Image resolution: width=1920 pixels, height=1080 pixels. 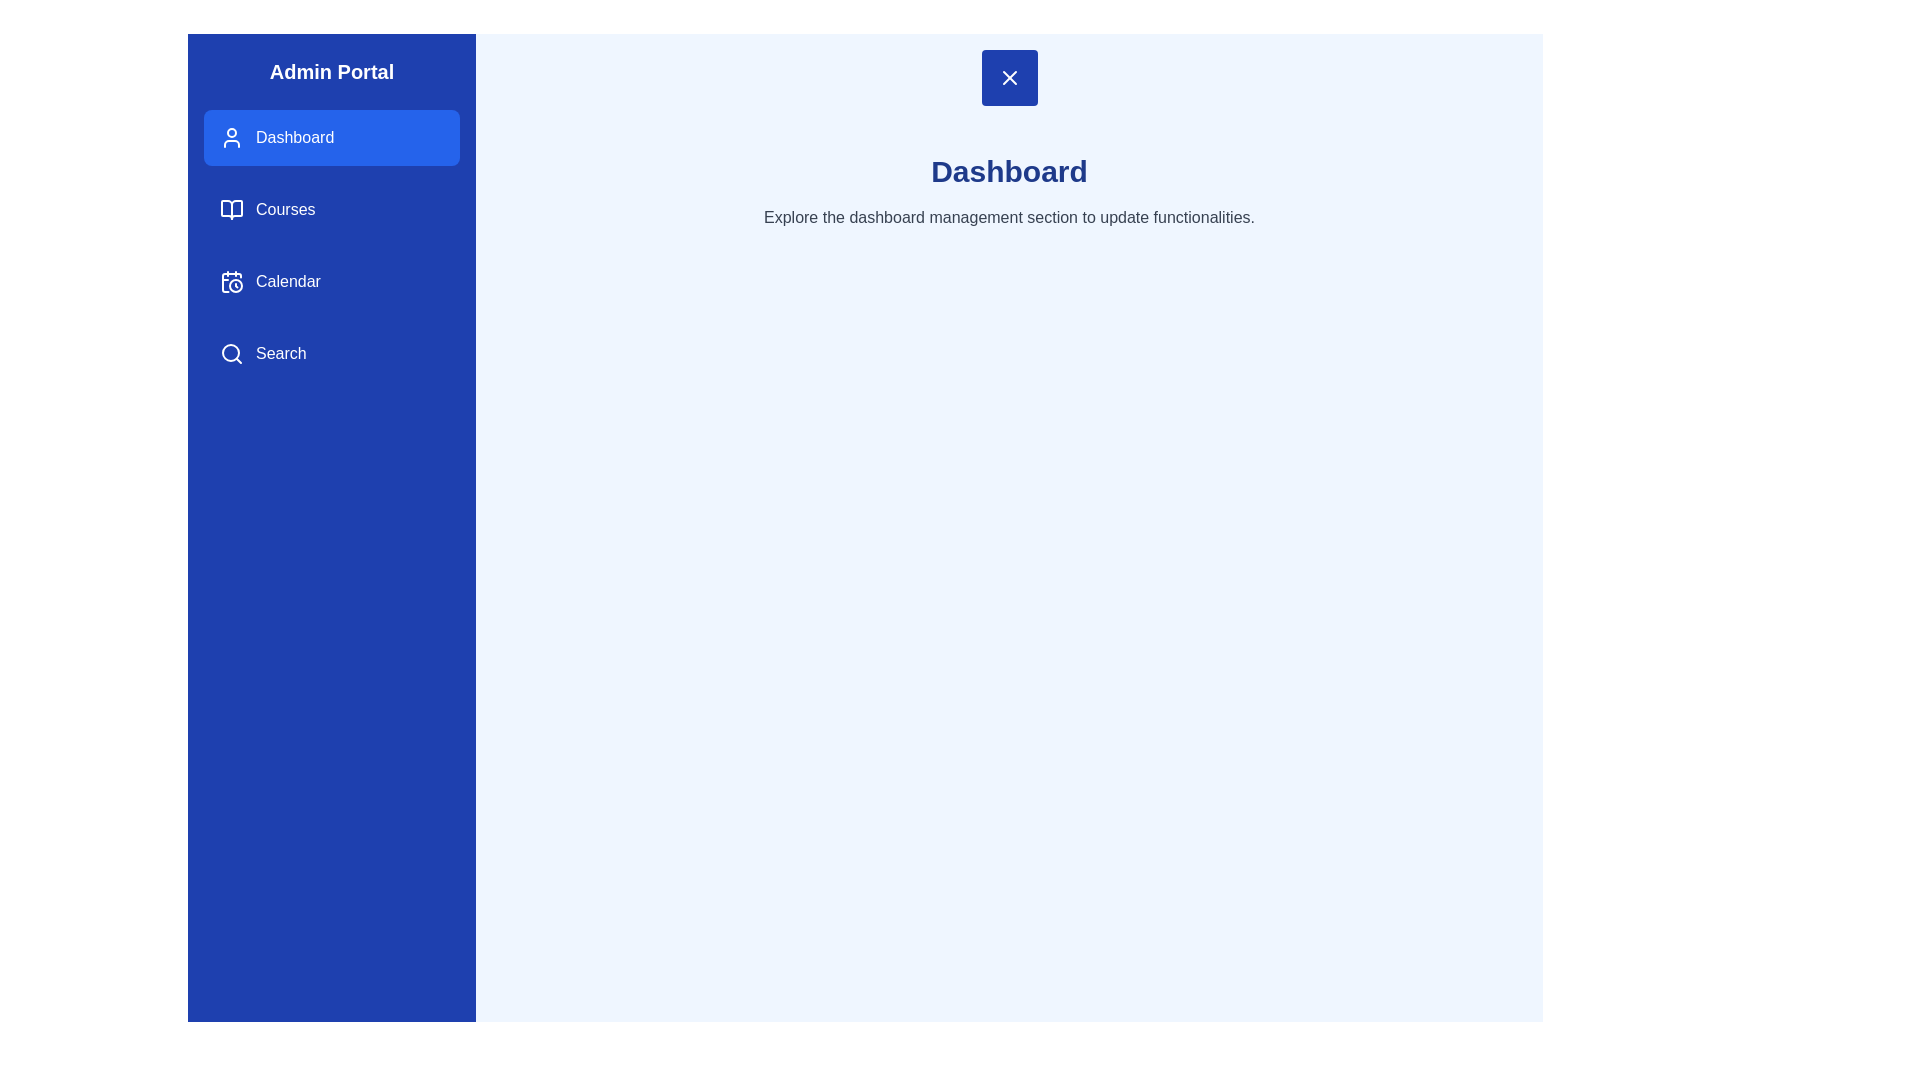 I want to click on toggle button in the top section of the main area to open or close the side drawer menu, so click(x=1009, y=76).